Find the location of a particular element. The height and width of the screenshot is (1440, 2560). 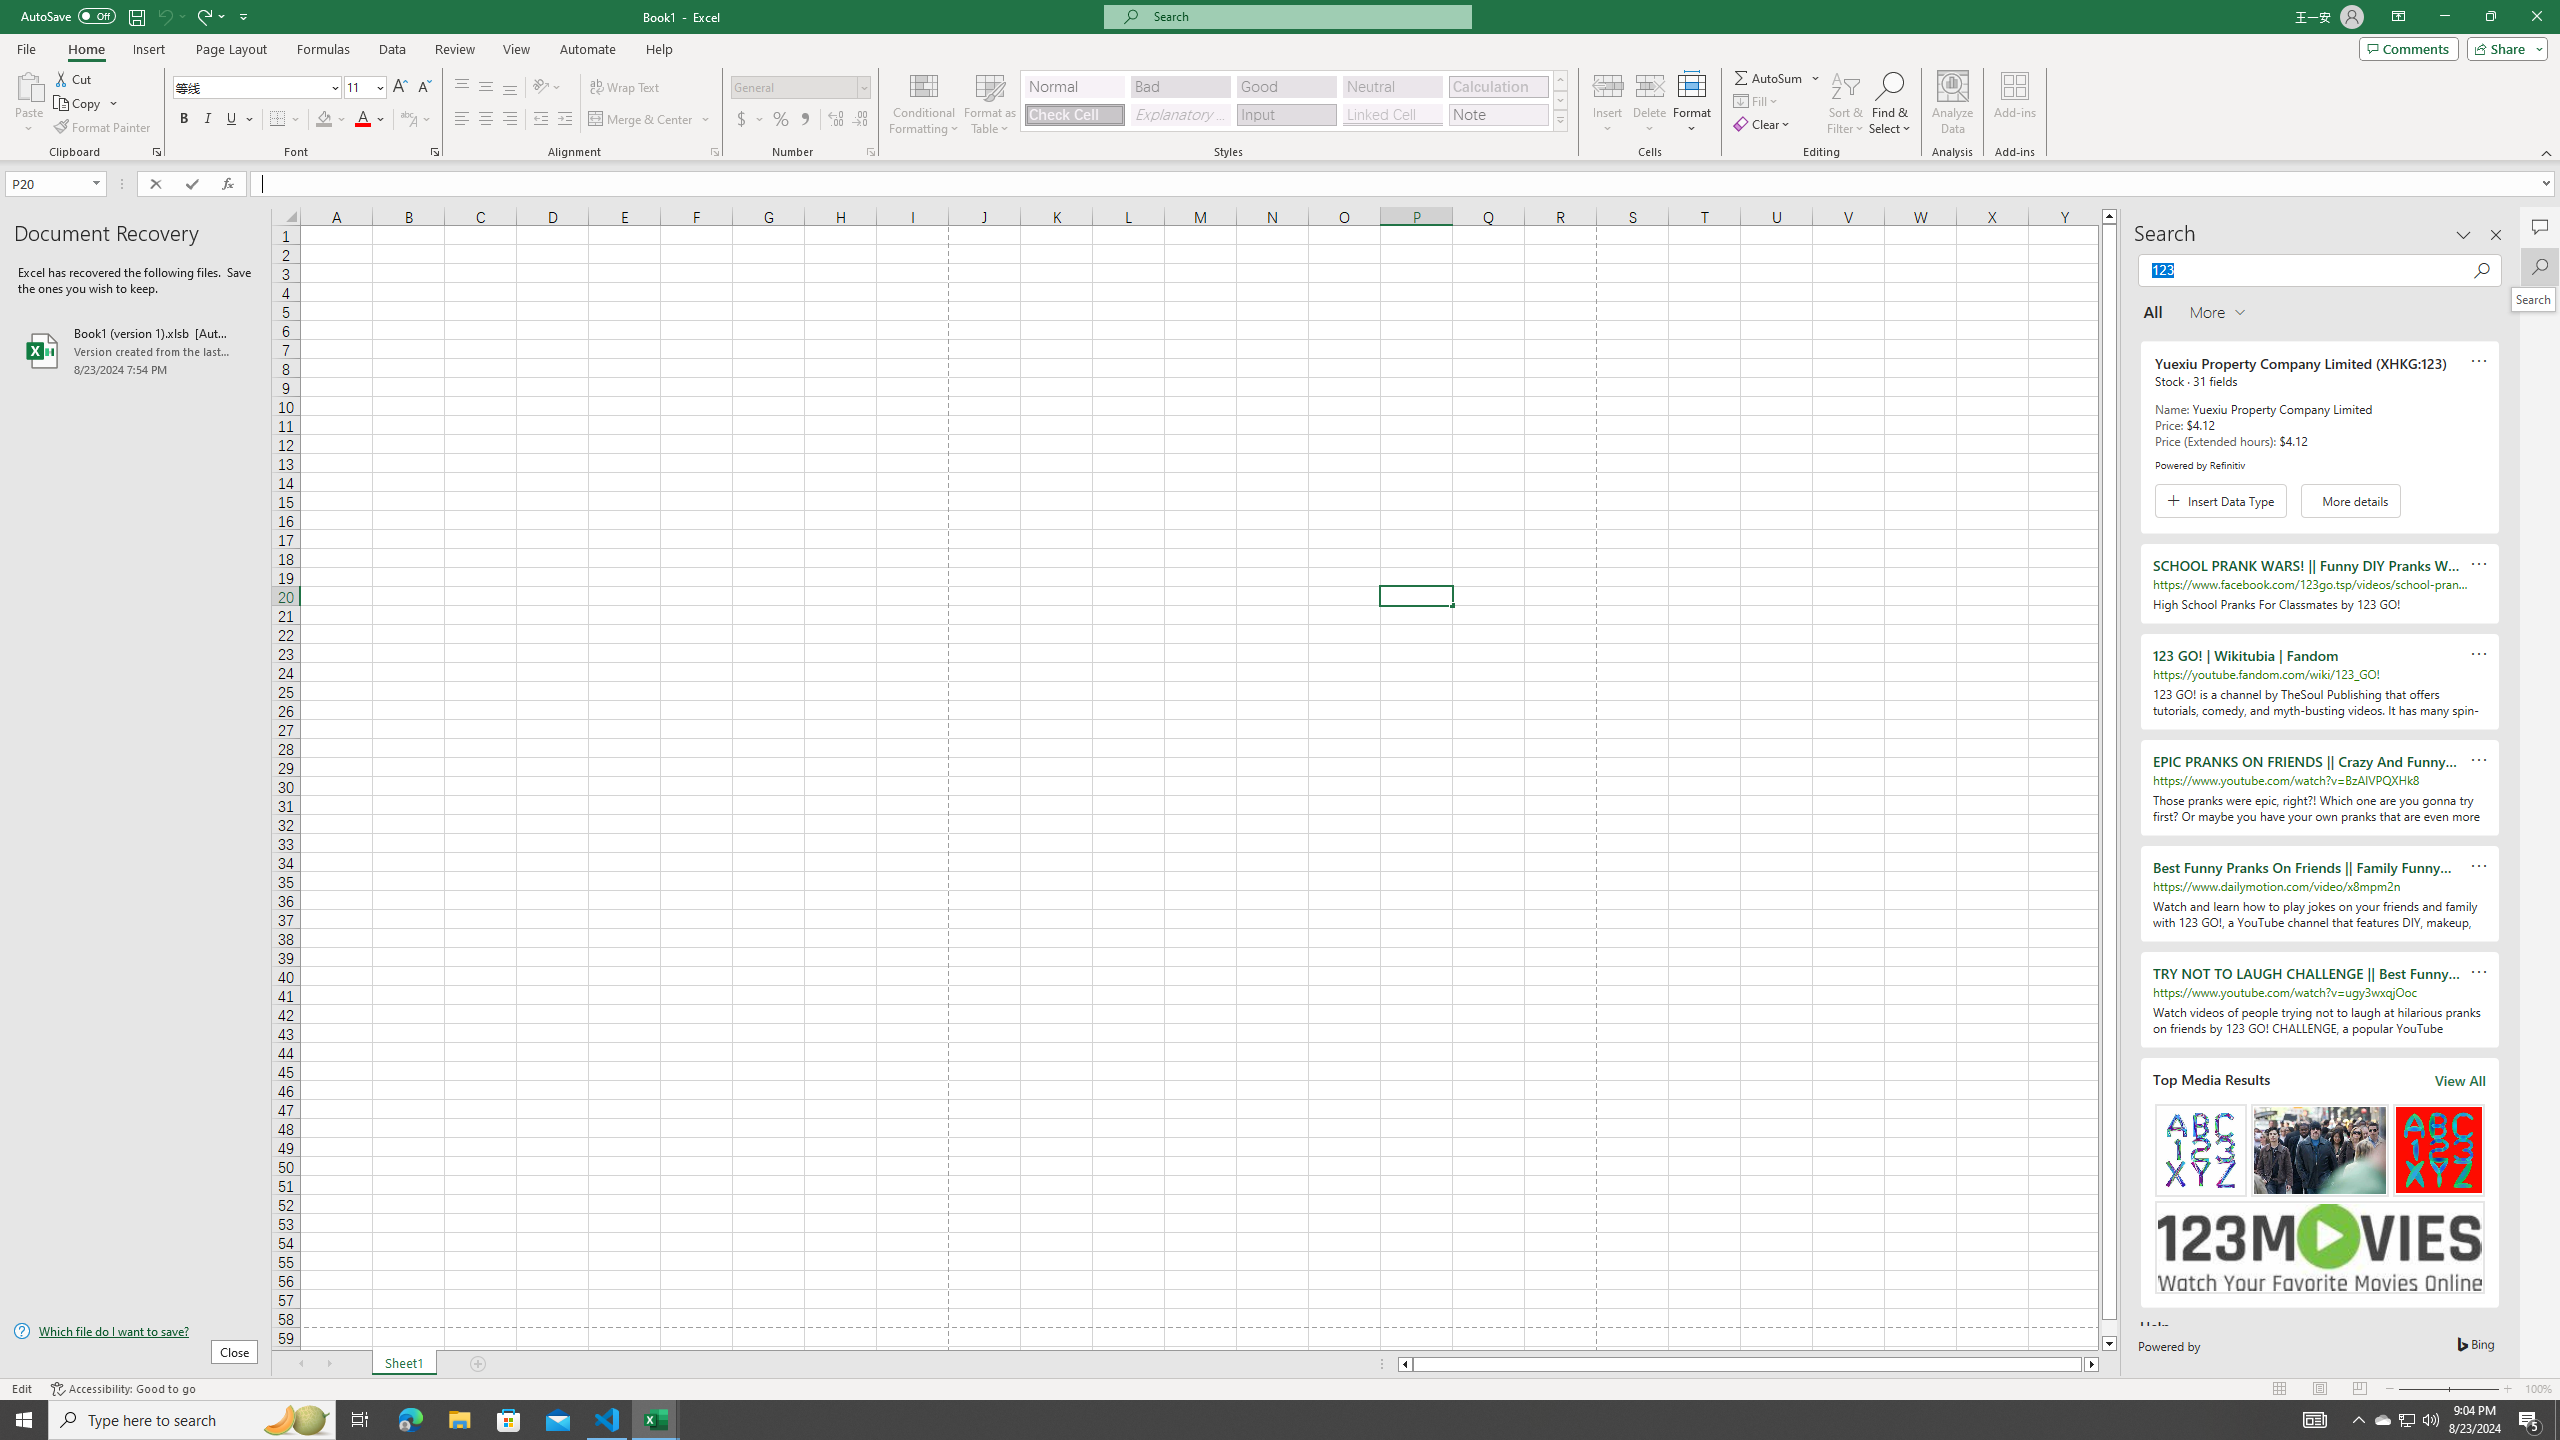

'Accounting Number Format' is located at coordinates (750, 118).